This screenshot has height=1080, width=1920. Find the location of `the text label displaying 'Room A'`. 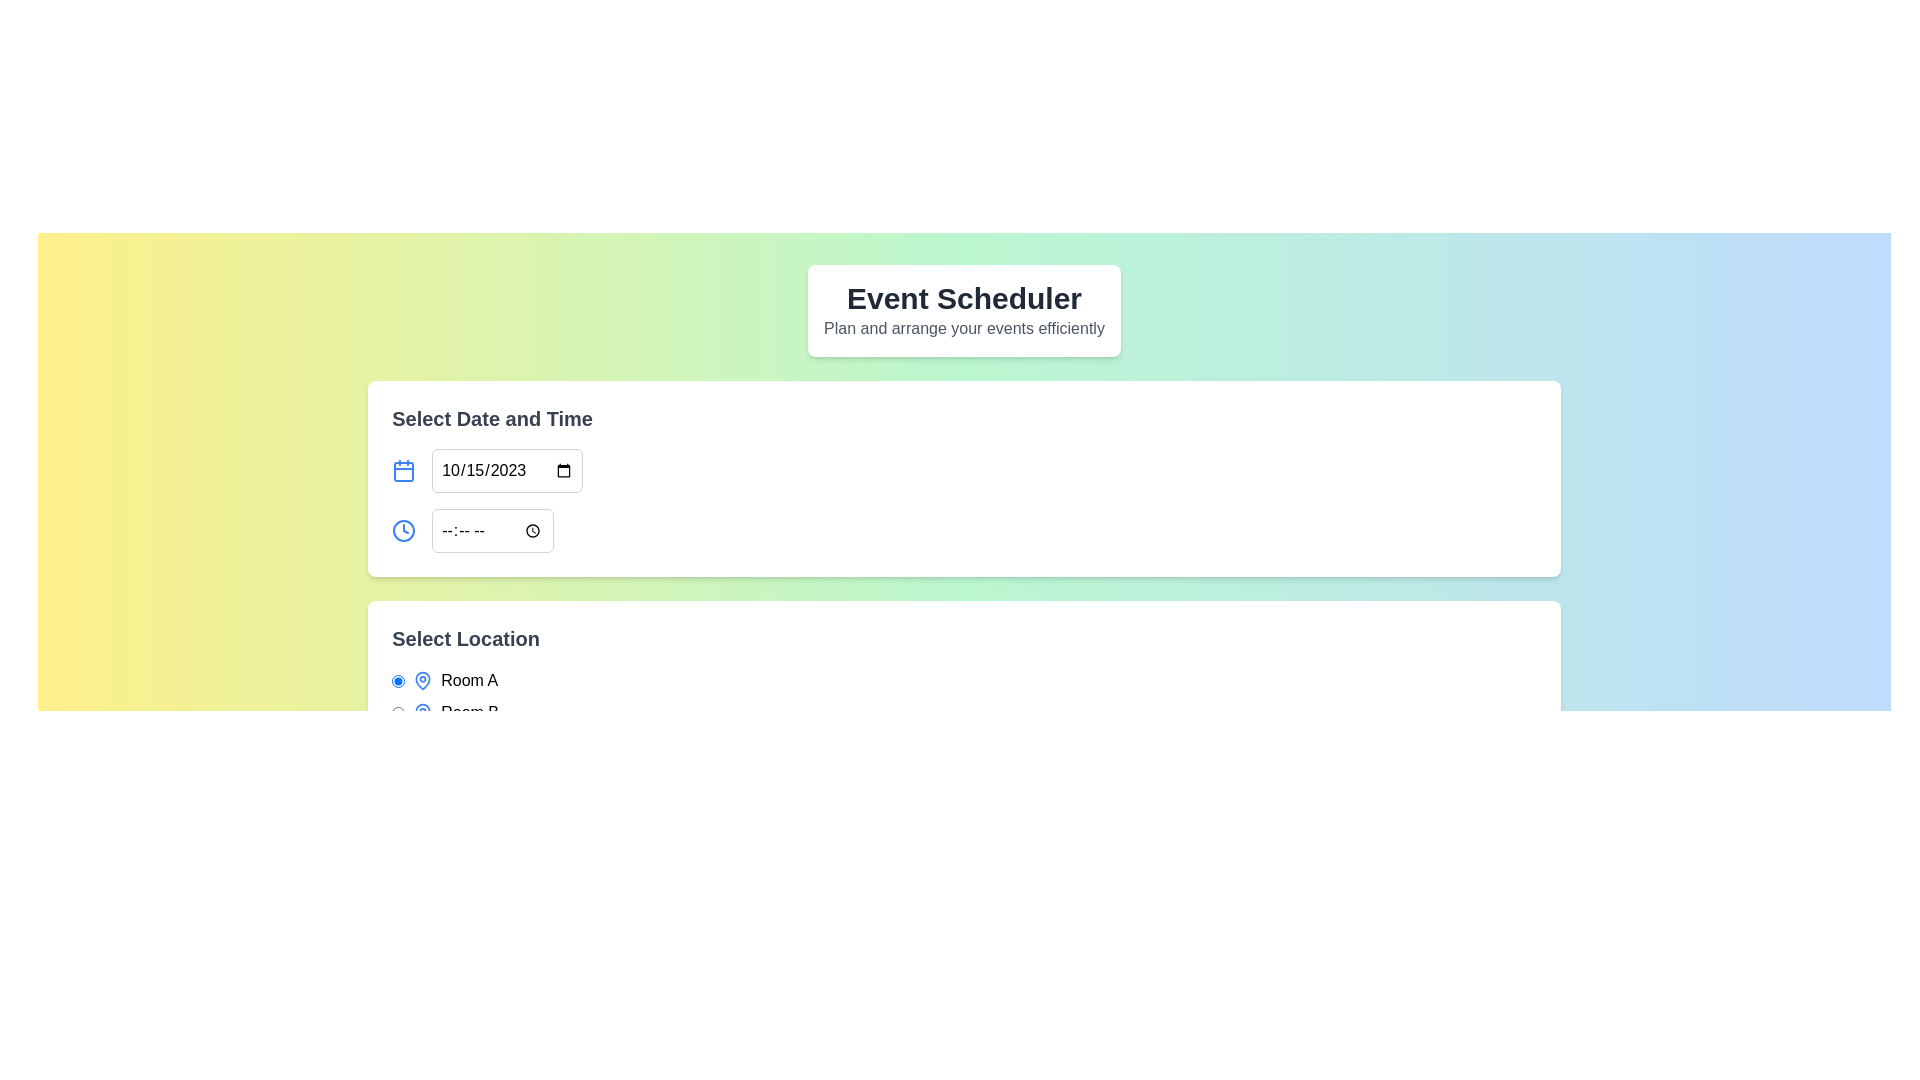

the text label displaying 'Room A' is located at coordinates (468, 680).